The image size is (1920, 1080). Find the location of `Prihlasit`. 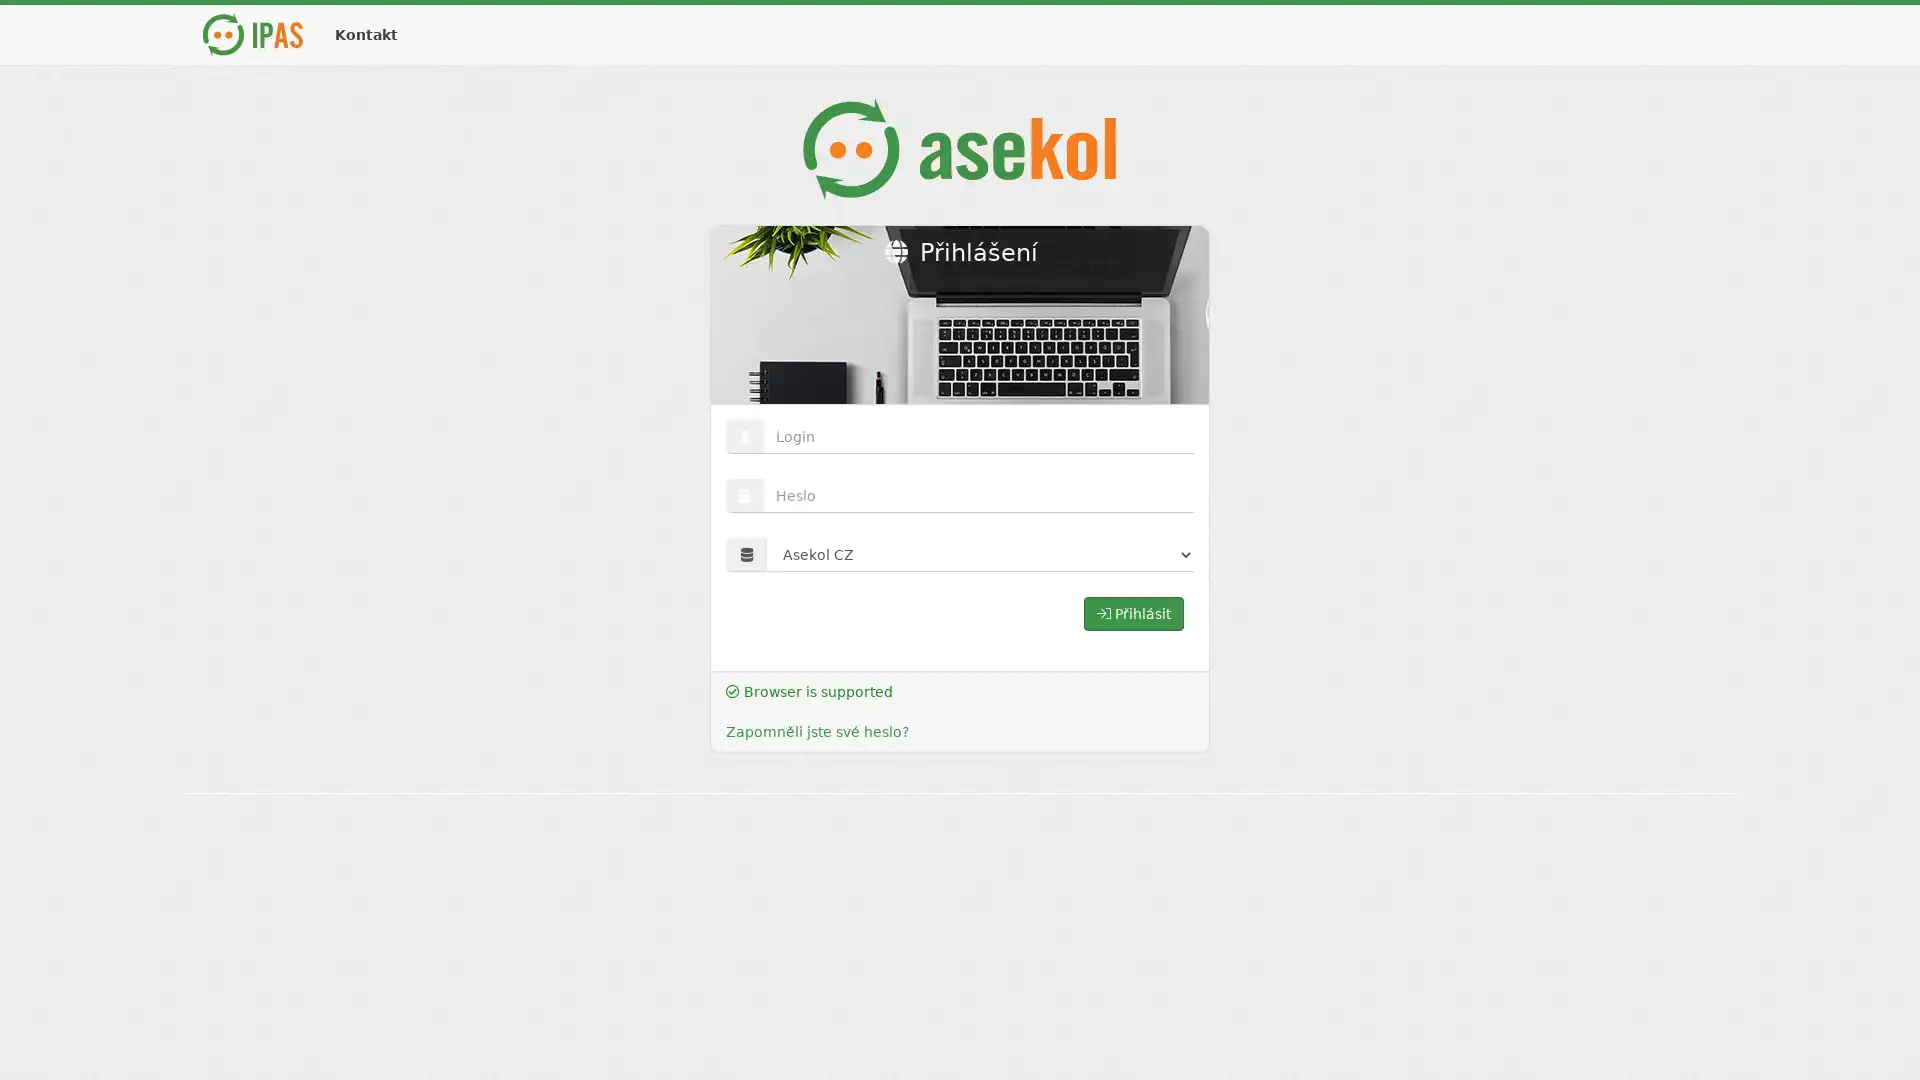

Prihlasit is located at coordinates (1132, 612).